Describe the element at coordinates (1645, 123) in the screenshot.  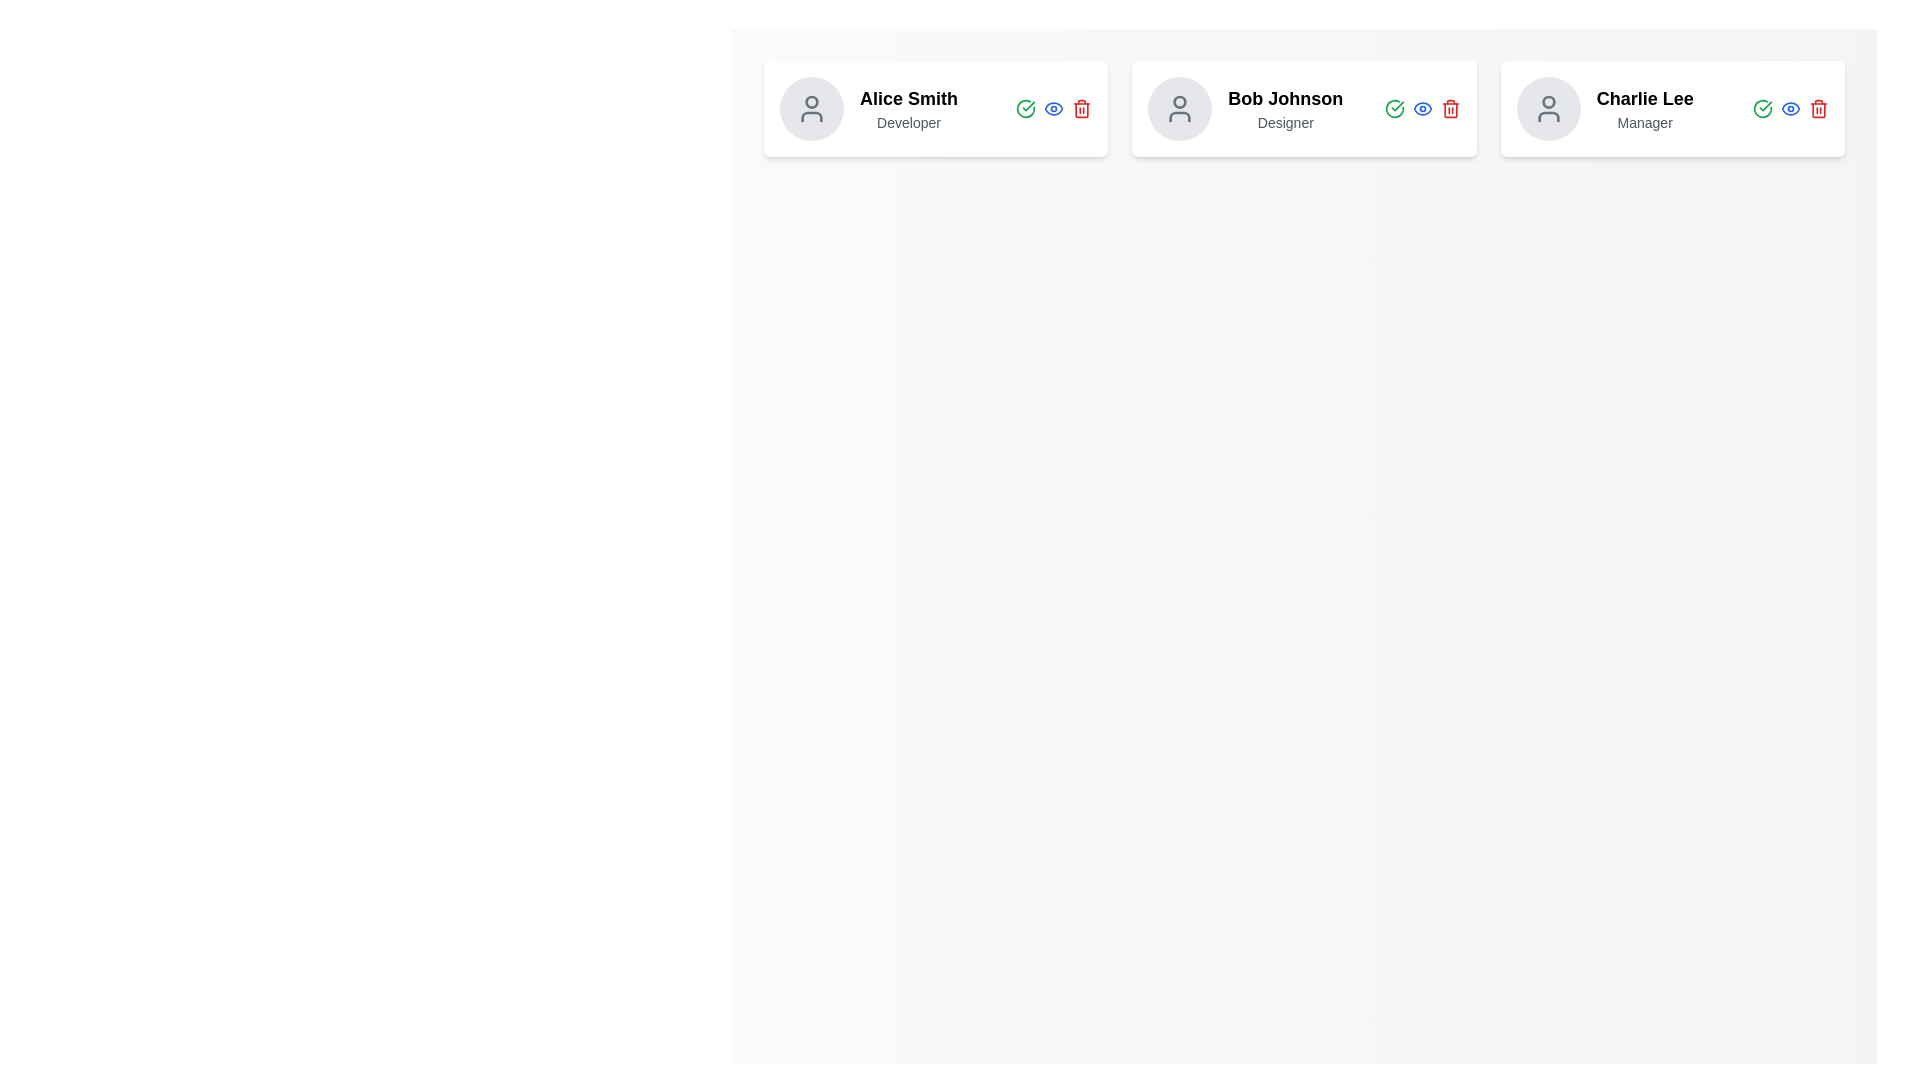
I see `the Text Label indicating the role or position of the individual represented in the user card, located in the top-right user card, below the name label` at that location.